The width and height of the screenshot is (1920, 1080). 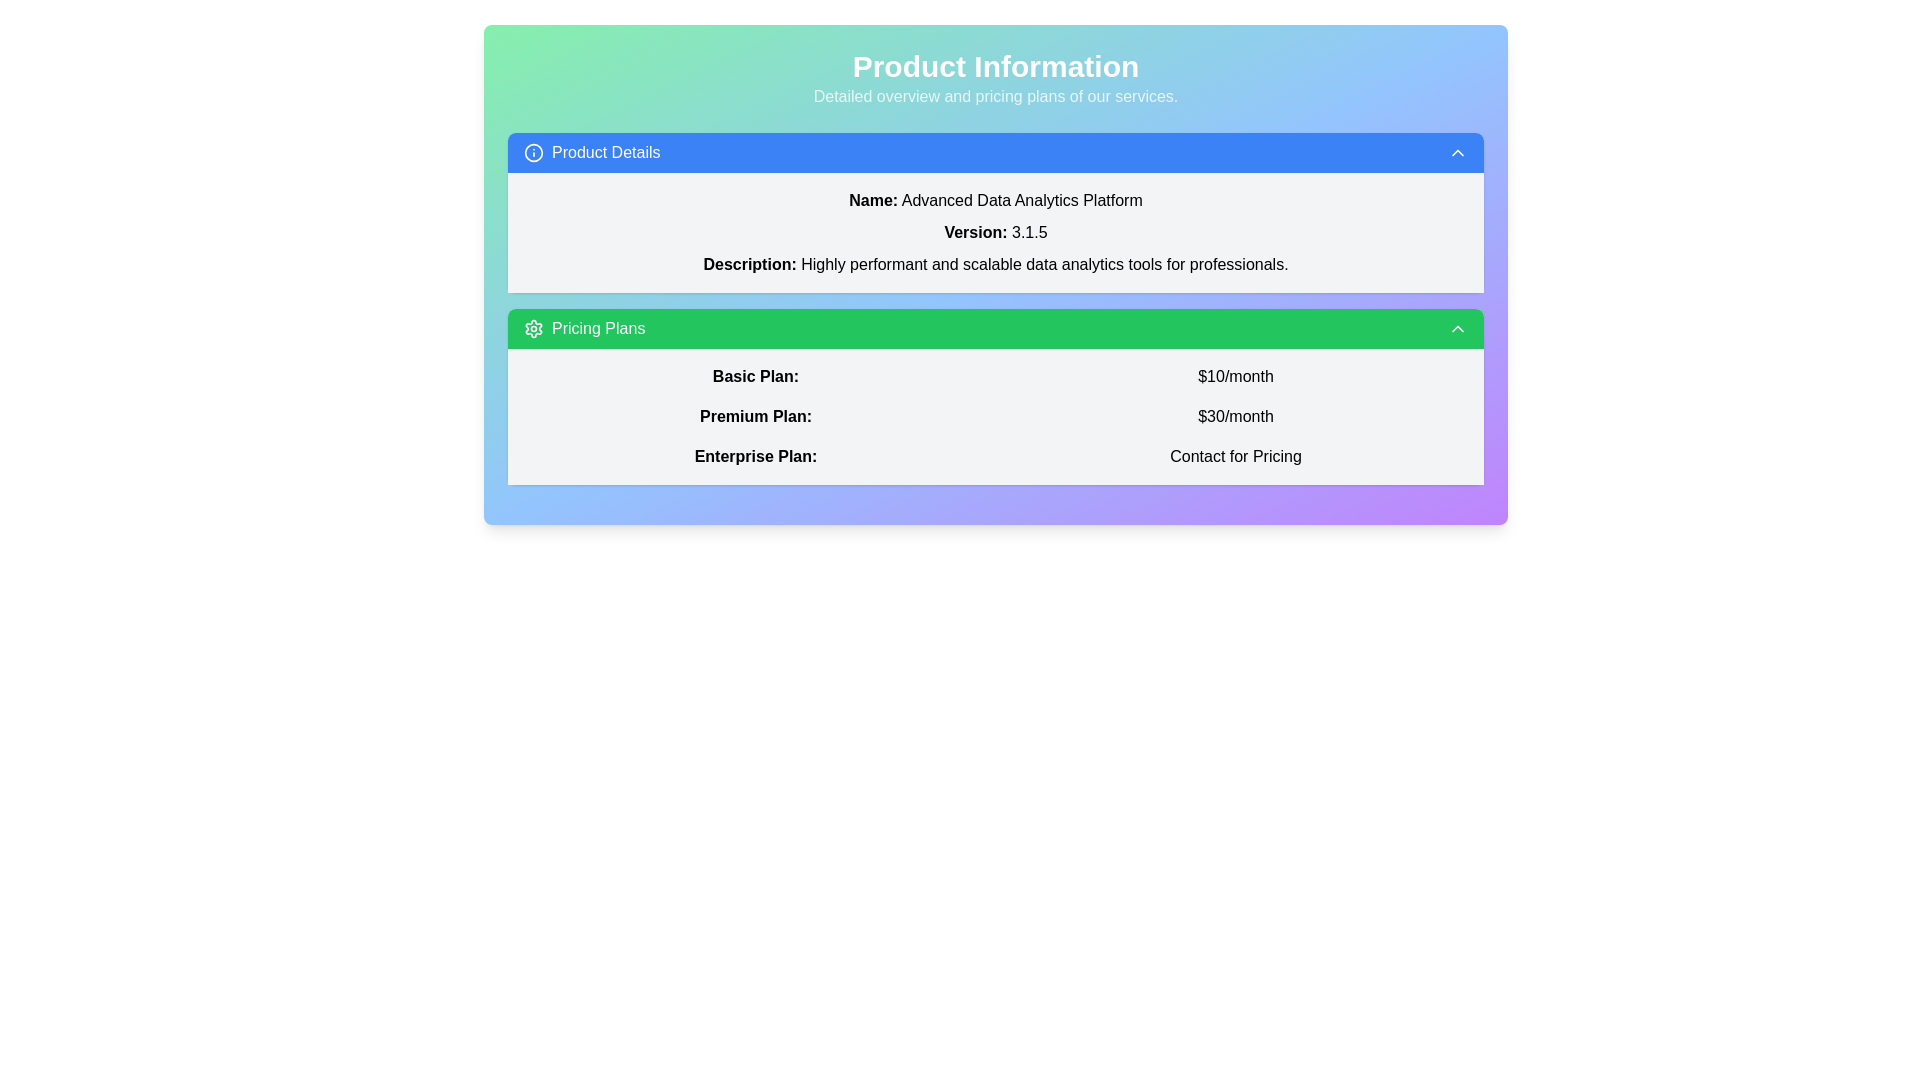 I want to click on the text label that displays 'Basic Plan:' located in the 'Pricing Plans' section, so click(x=754, y=376).